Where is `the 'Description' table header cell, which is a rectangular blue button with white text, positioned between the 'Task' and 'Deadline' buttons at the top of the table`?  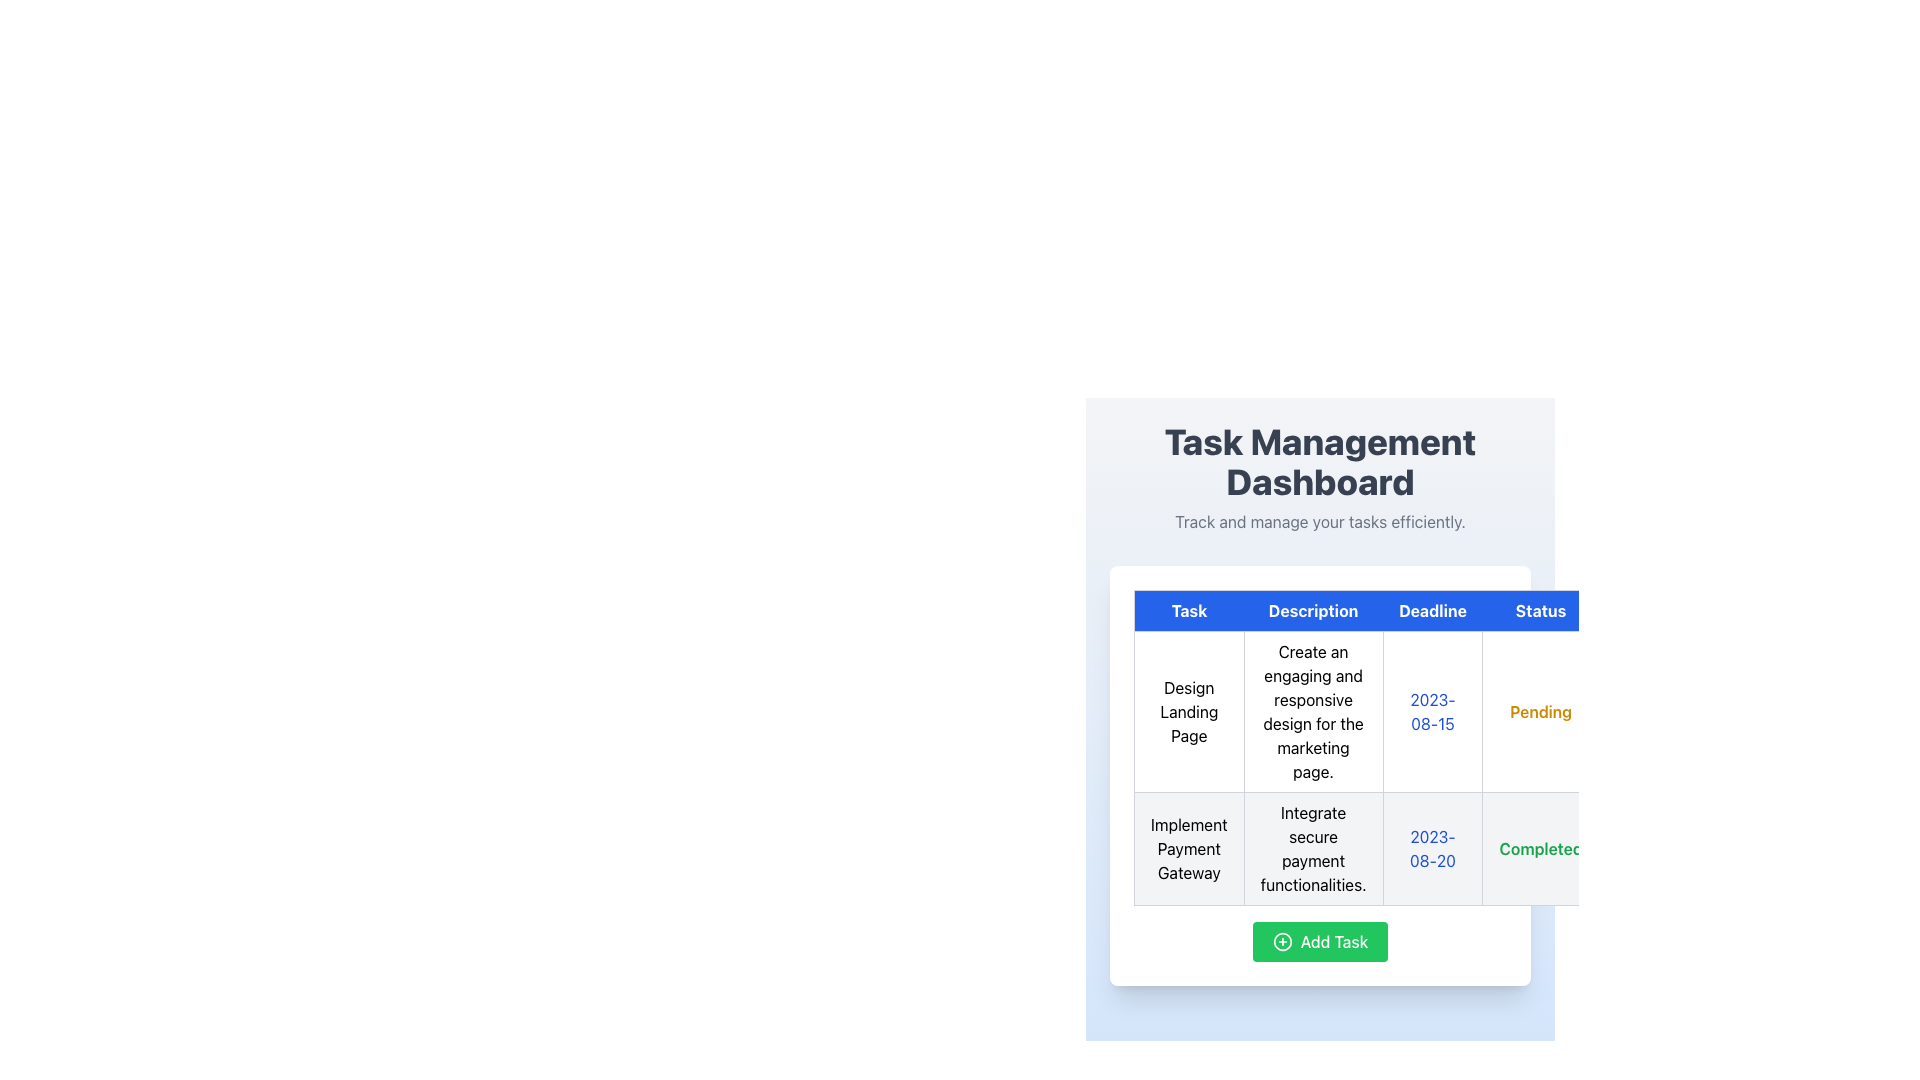
the 'Description' table header cell, which is a rectangular blue button with white text, positioned between the 'Task' and 'Deadline' buttons at the top of the table is located at coordinates (1313, 609).